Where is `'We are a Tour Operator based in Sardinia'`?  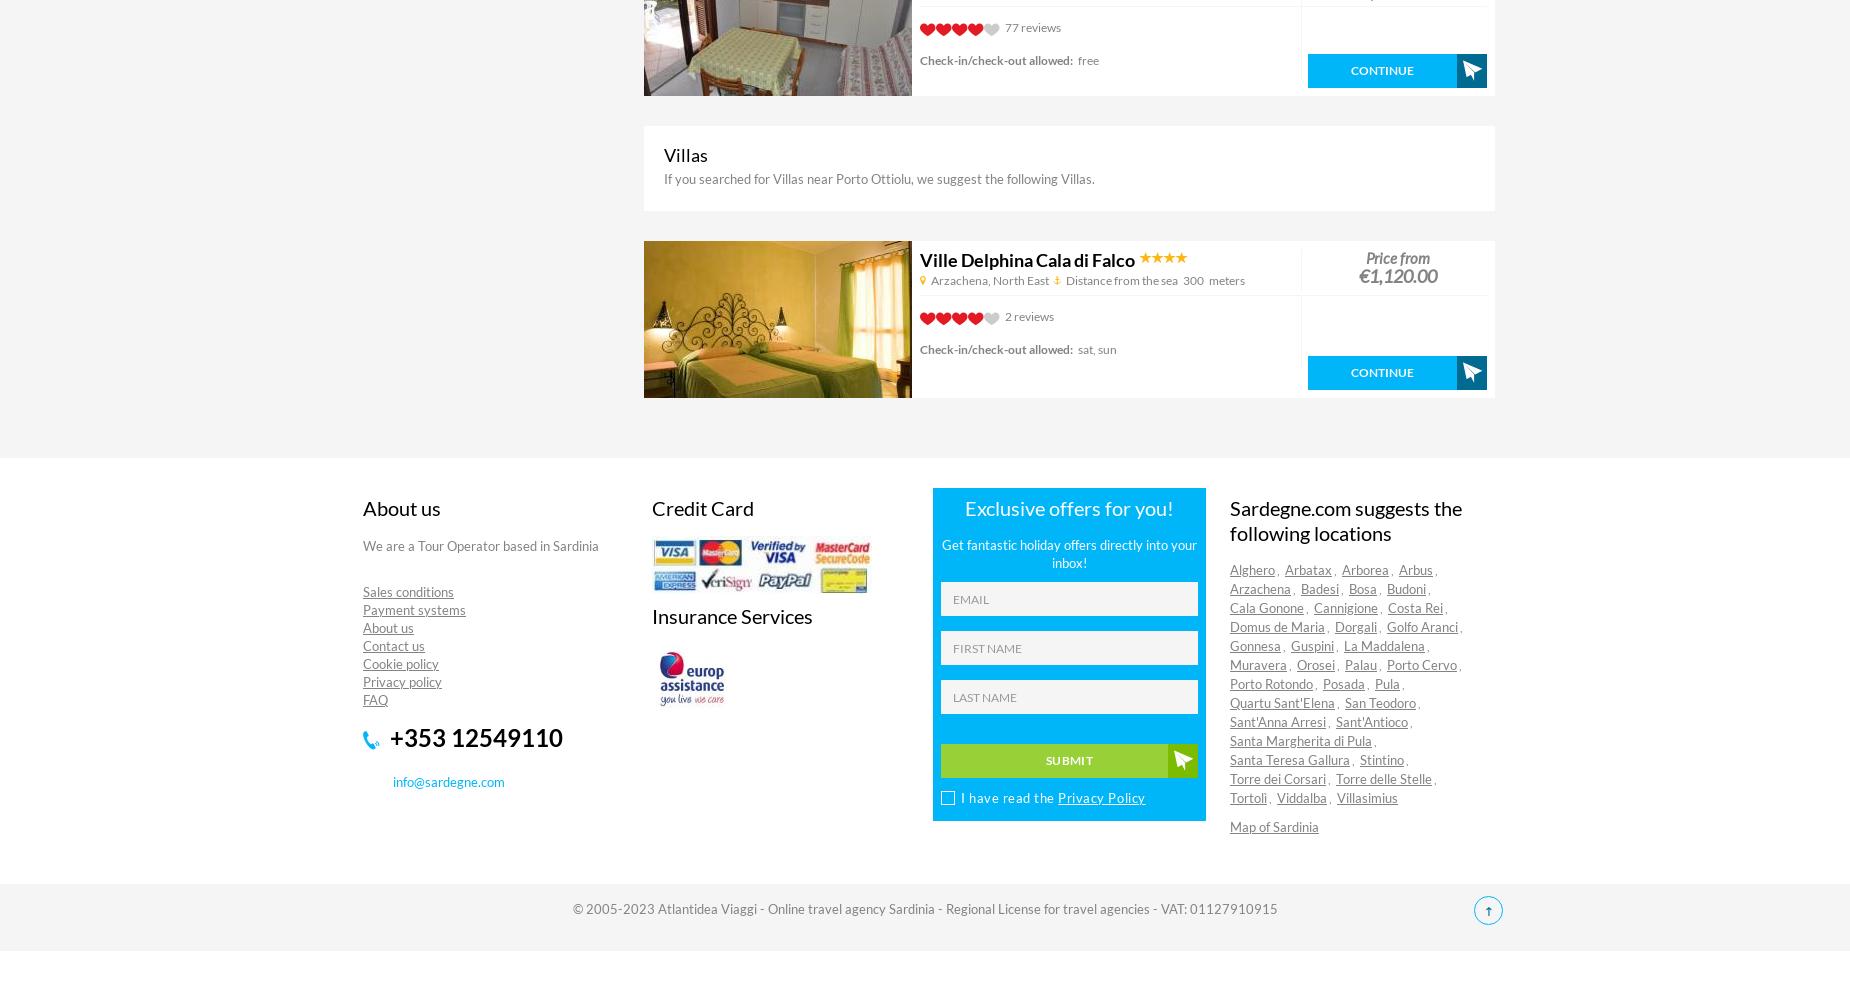
'We are a Tour Operator based in Sardinia' is located at coordinates (481, 546).